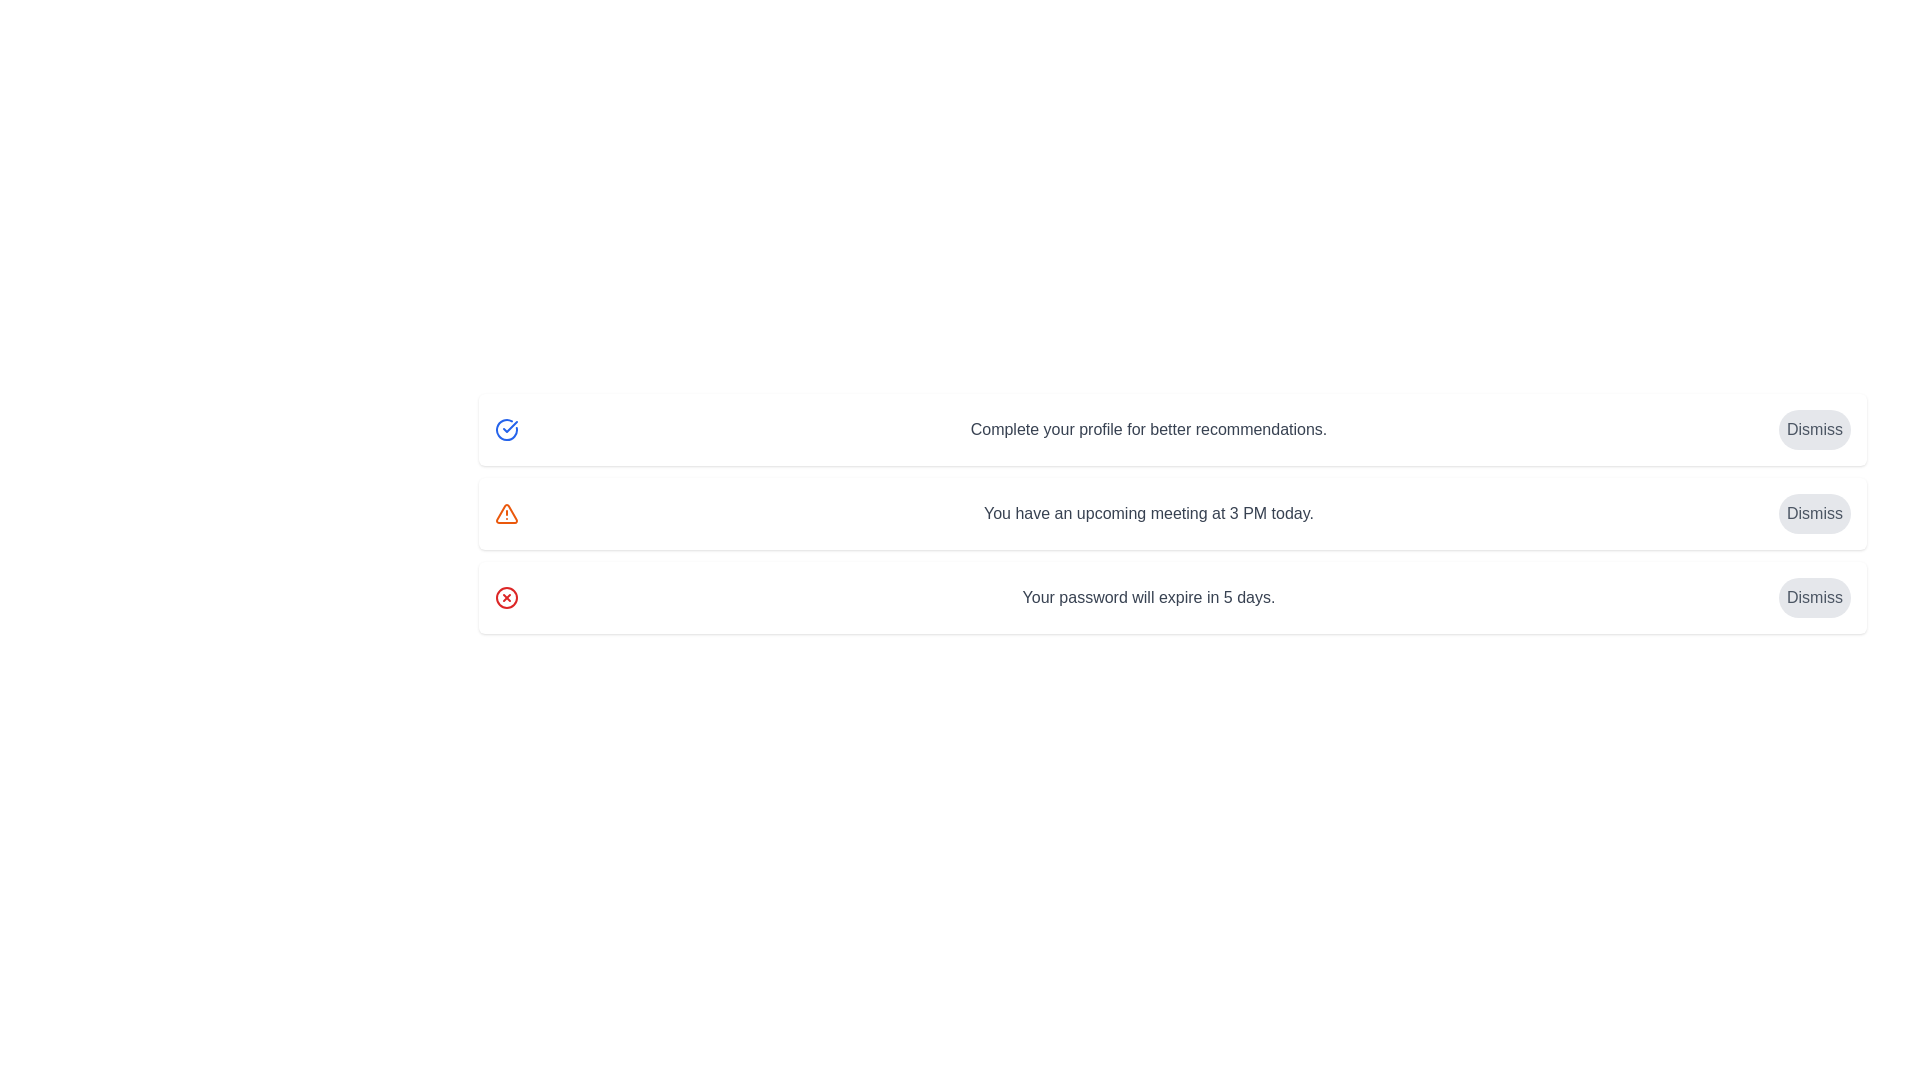 This screenshot has height=1080, width=1920. Describe the element at coordinates (1814, 596) in the screenshot. I see `dismiss button corresponding to the alert with text 'Your password will expire in 5 days.'` at that location.